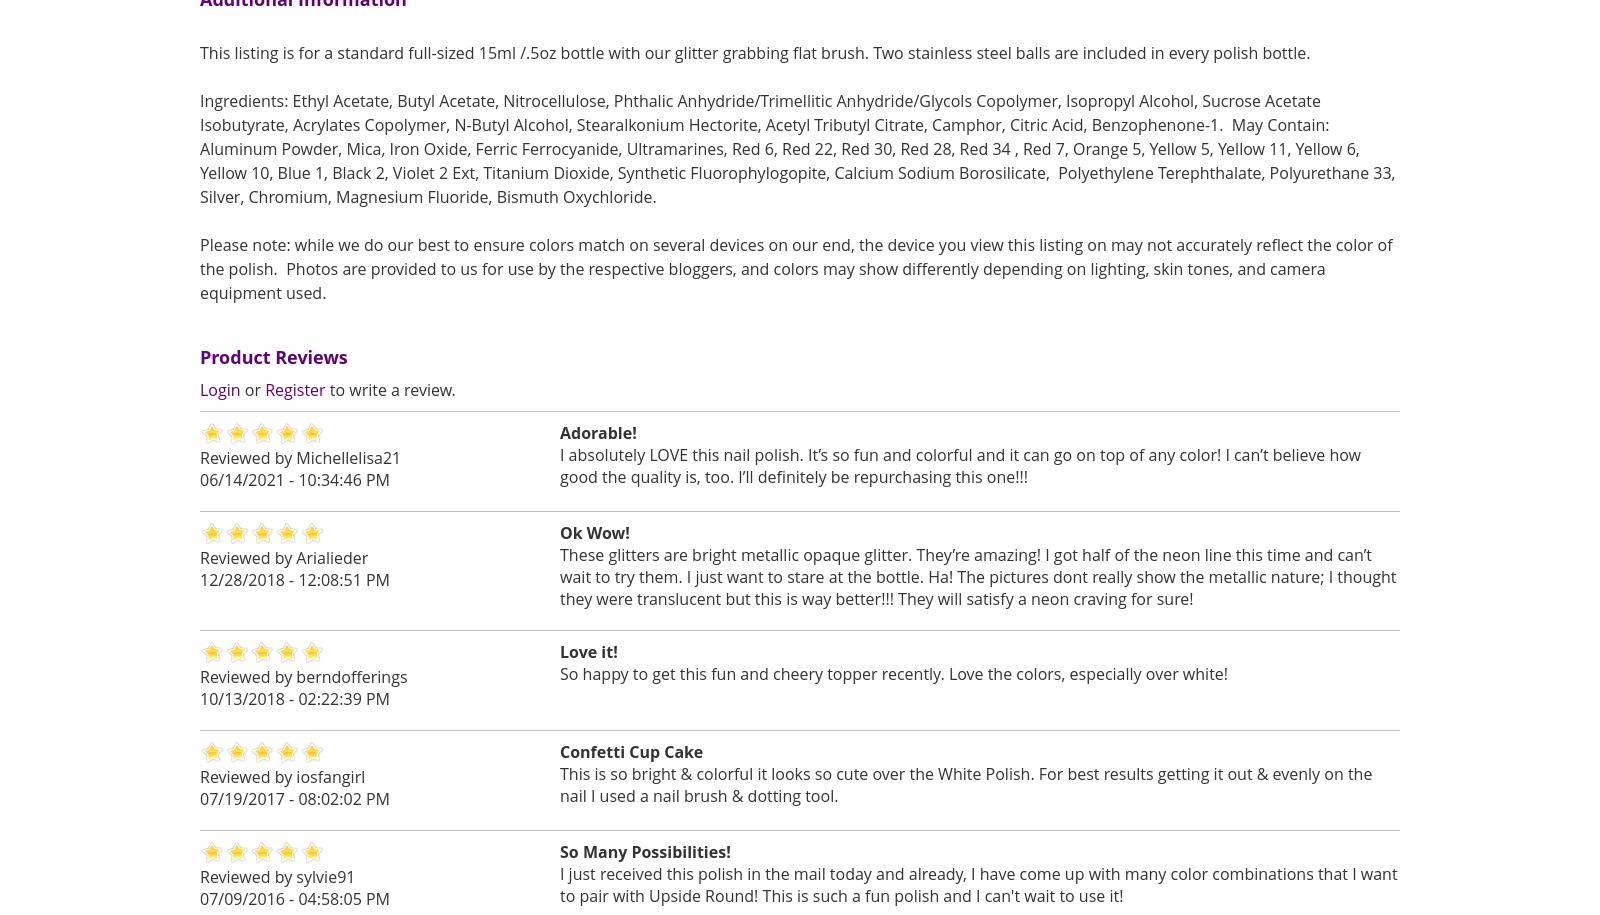 The image size is (1600, 915). What do you see at coordinates (273, 356) in the screenshot?
I see `'Product Reviews'` at bounding box center [273, 356].